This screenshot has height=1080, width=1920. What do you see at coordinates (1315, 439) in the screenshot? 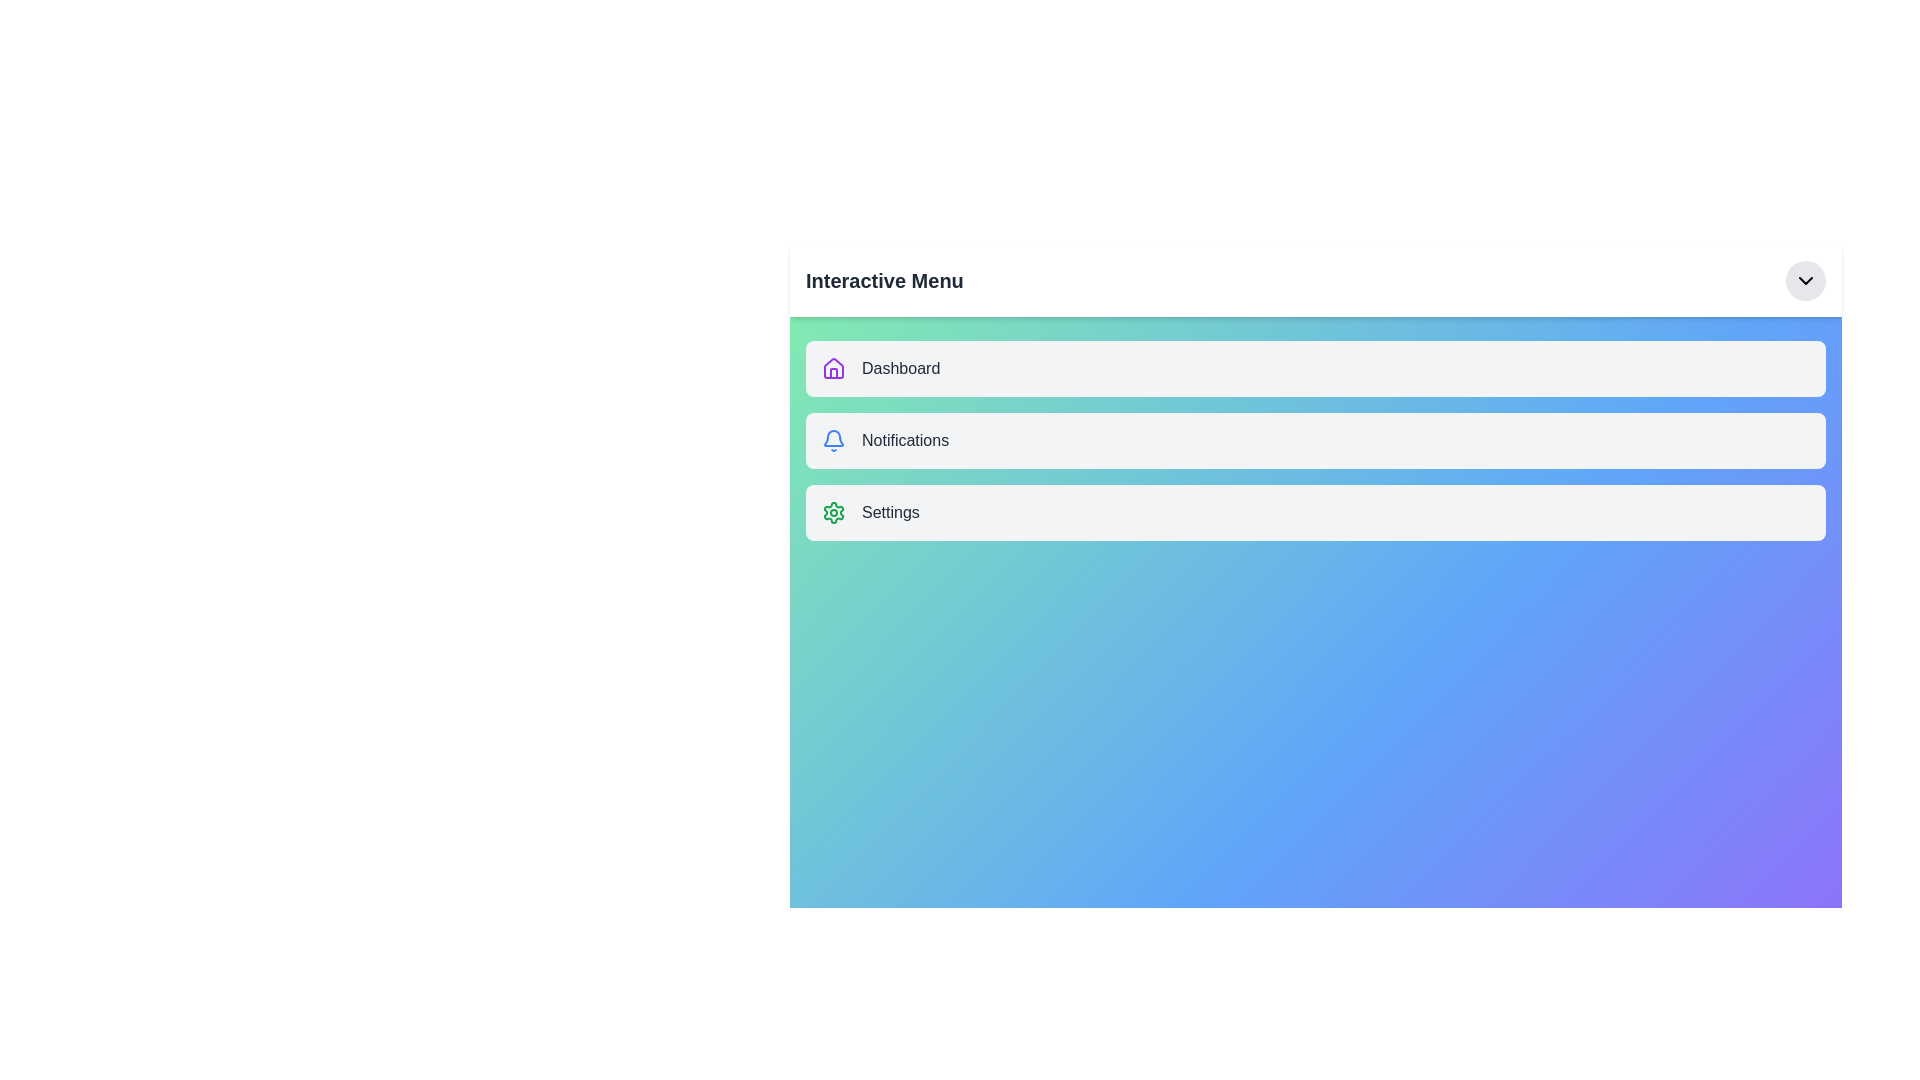
I see `the menu item Notifications to observe its hover effect` at bounding box center [1315, 439].